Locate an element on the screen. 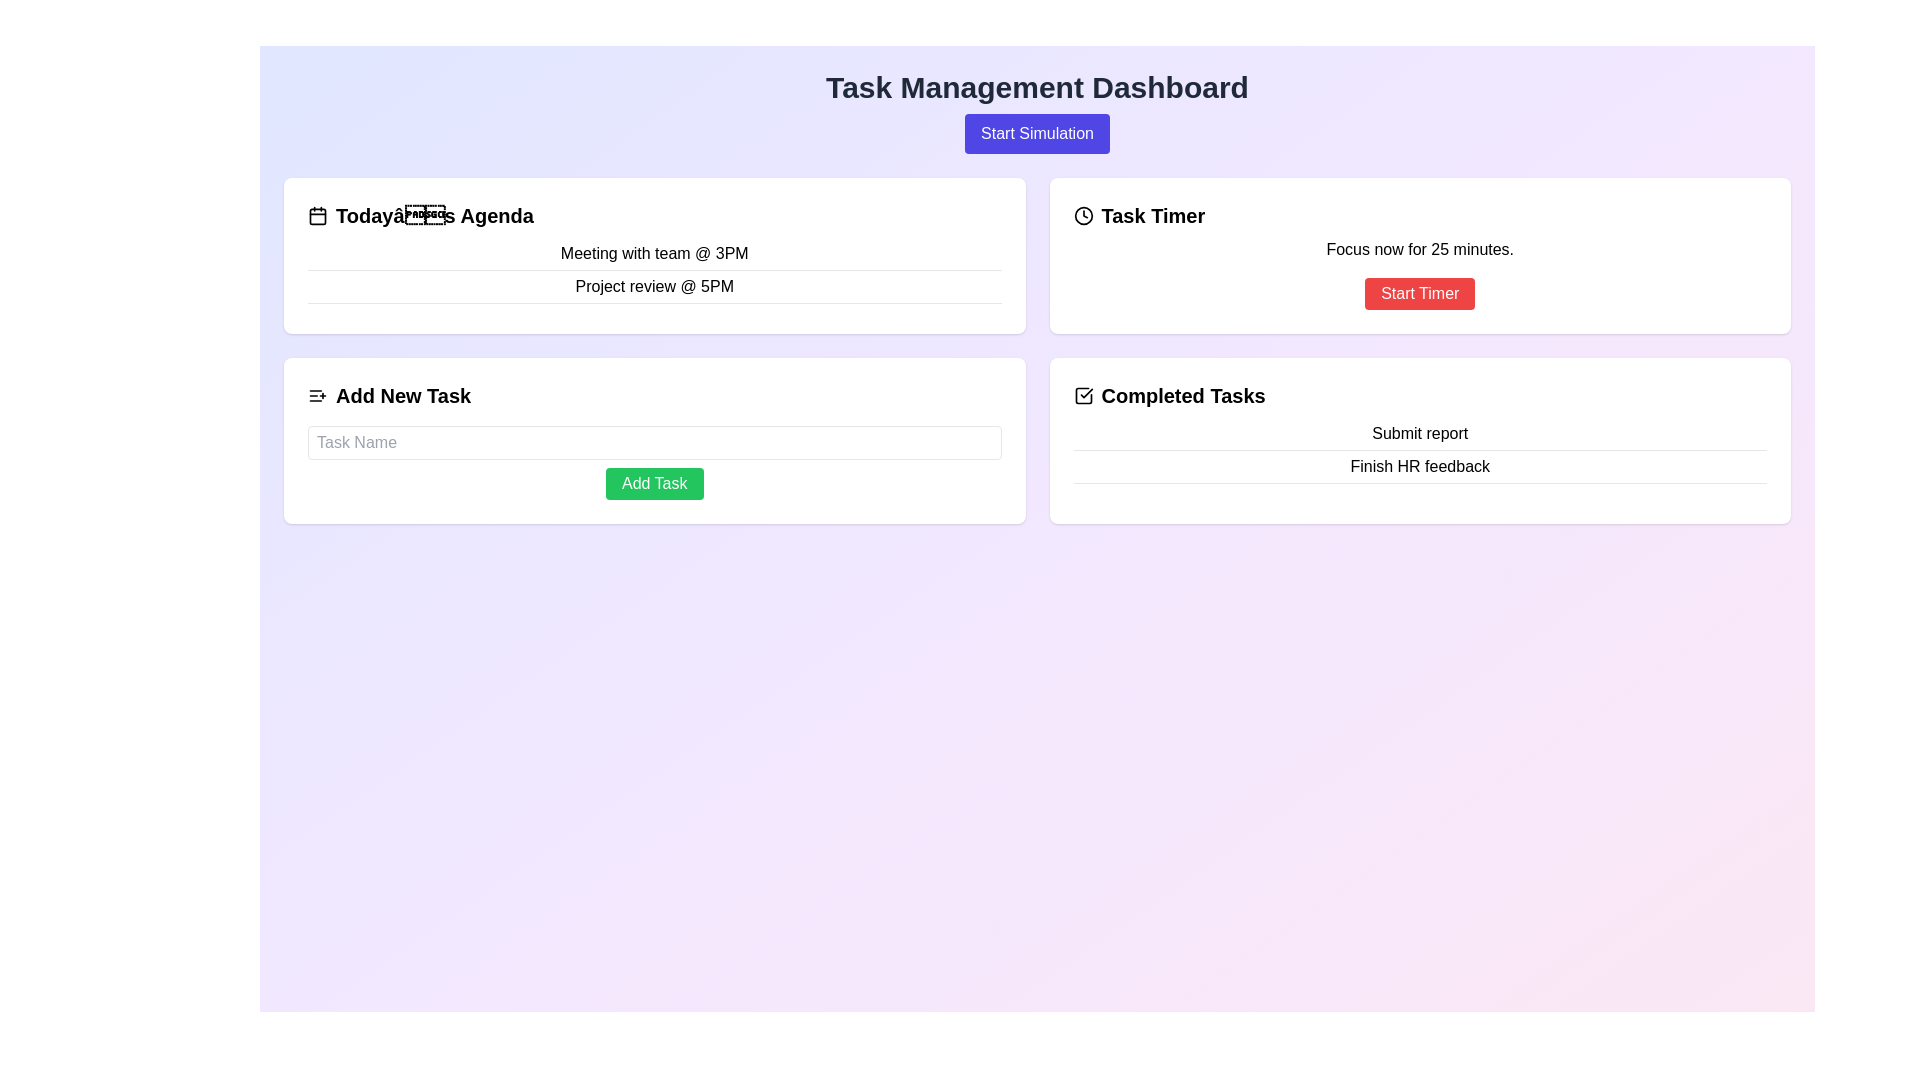  the square-shaped checkbox icon with a checkmark symbol inside it, located in the 'Completed Tasks' section in the bottom-right quadrant of the interface is located at coordinates (1082, 396).